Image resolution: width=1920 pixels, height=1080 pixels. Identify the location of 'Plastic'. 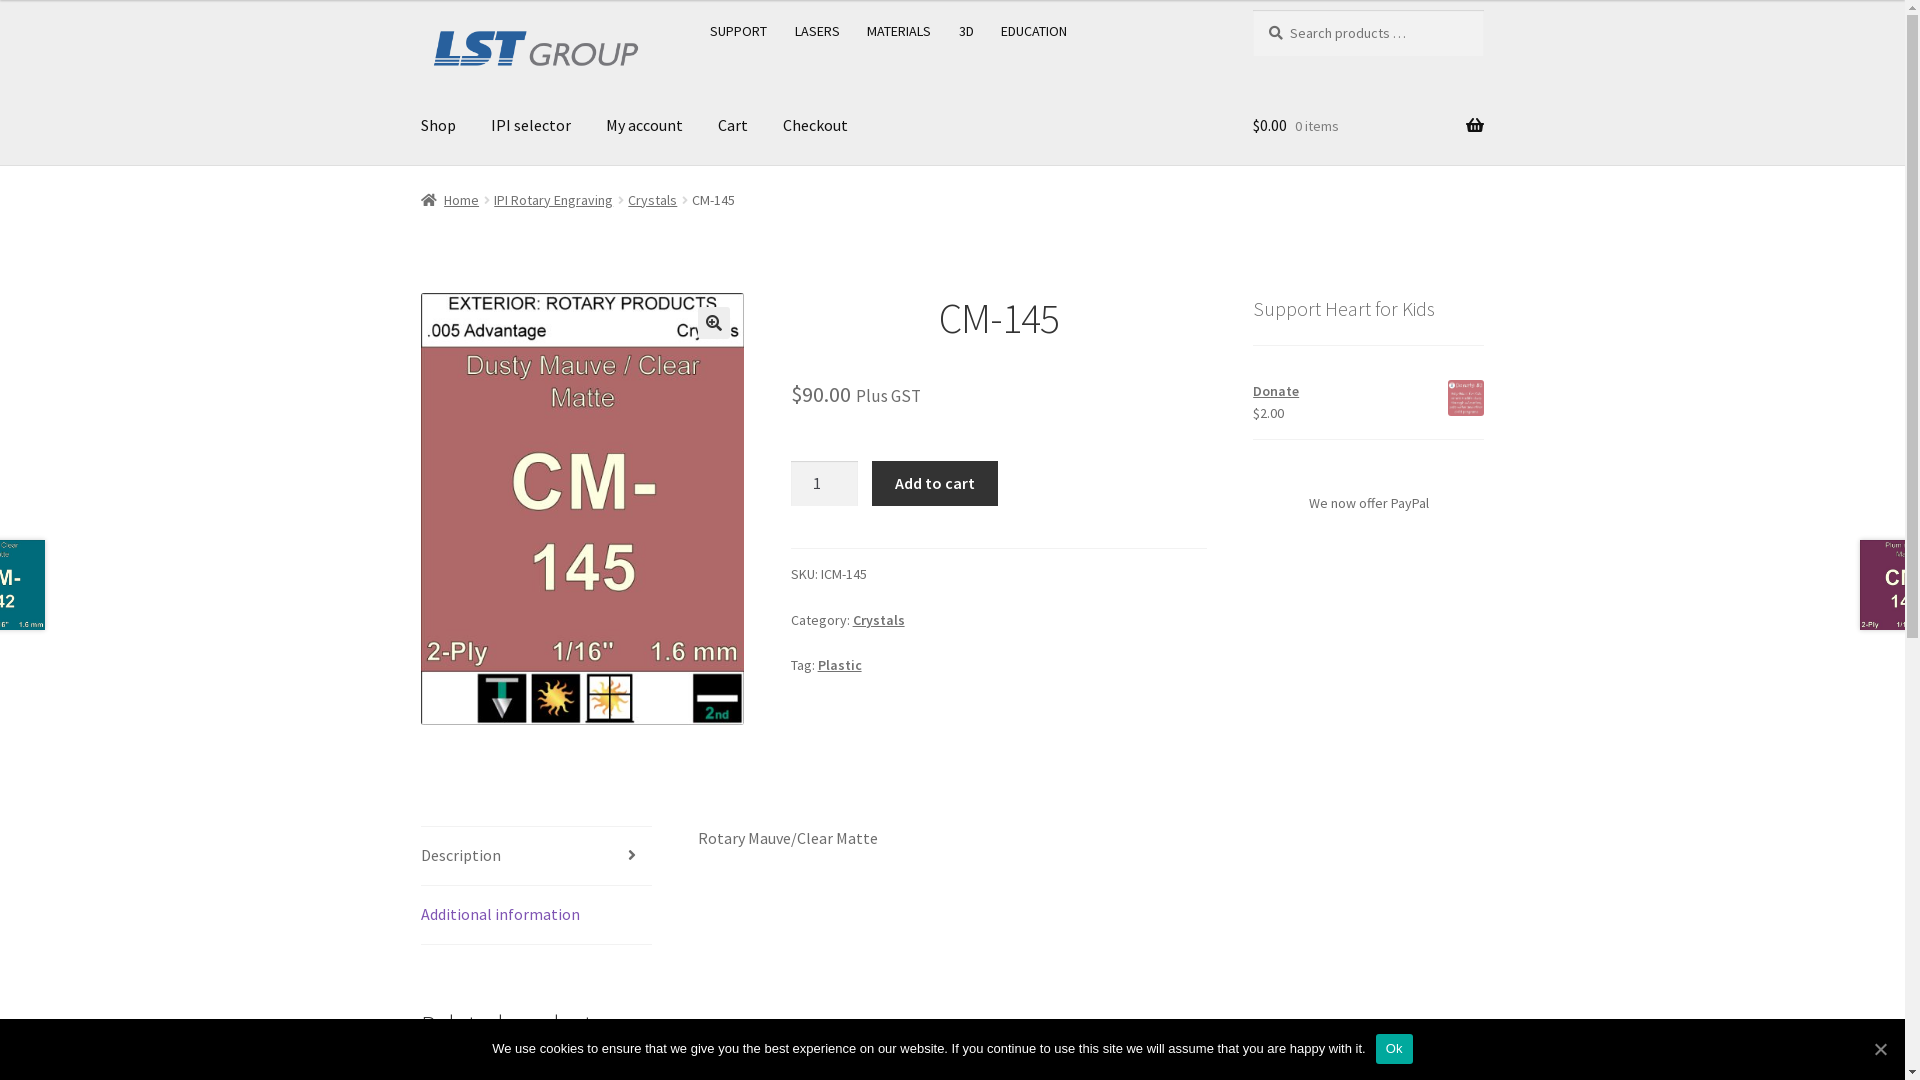
(840, 664).